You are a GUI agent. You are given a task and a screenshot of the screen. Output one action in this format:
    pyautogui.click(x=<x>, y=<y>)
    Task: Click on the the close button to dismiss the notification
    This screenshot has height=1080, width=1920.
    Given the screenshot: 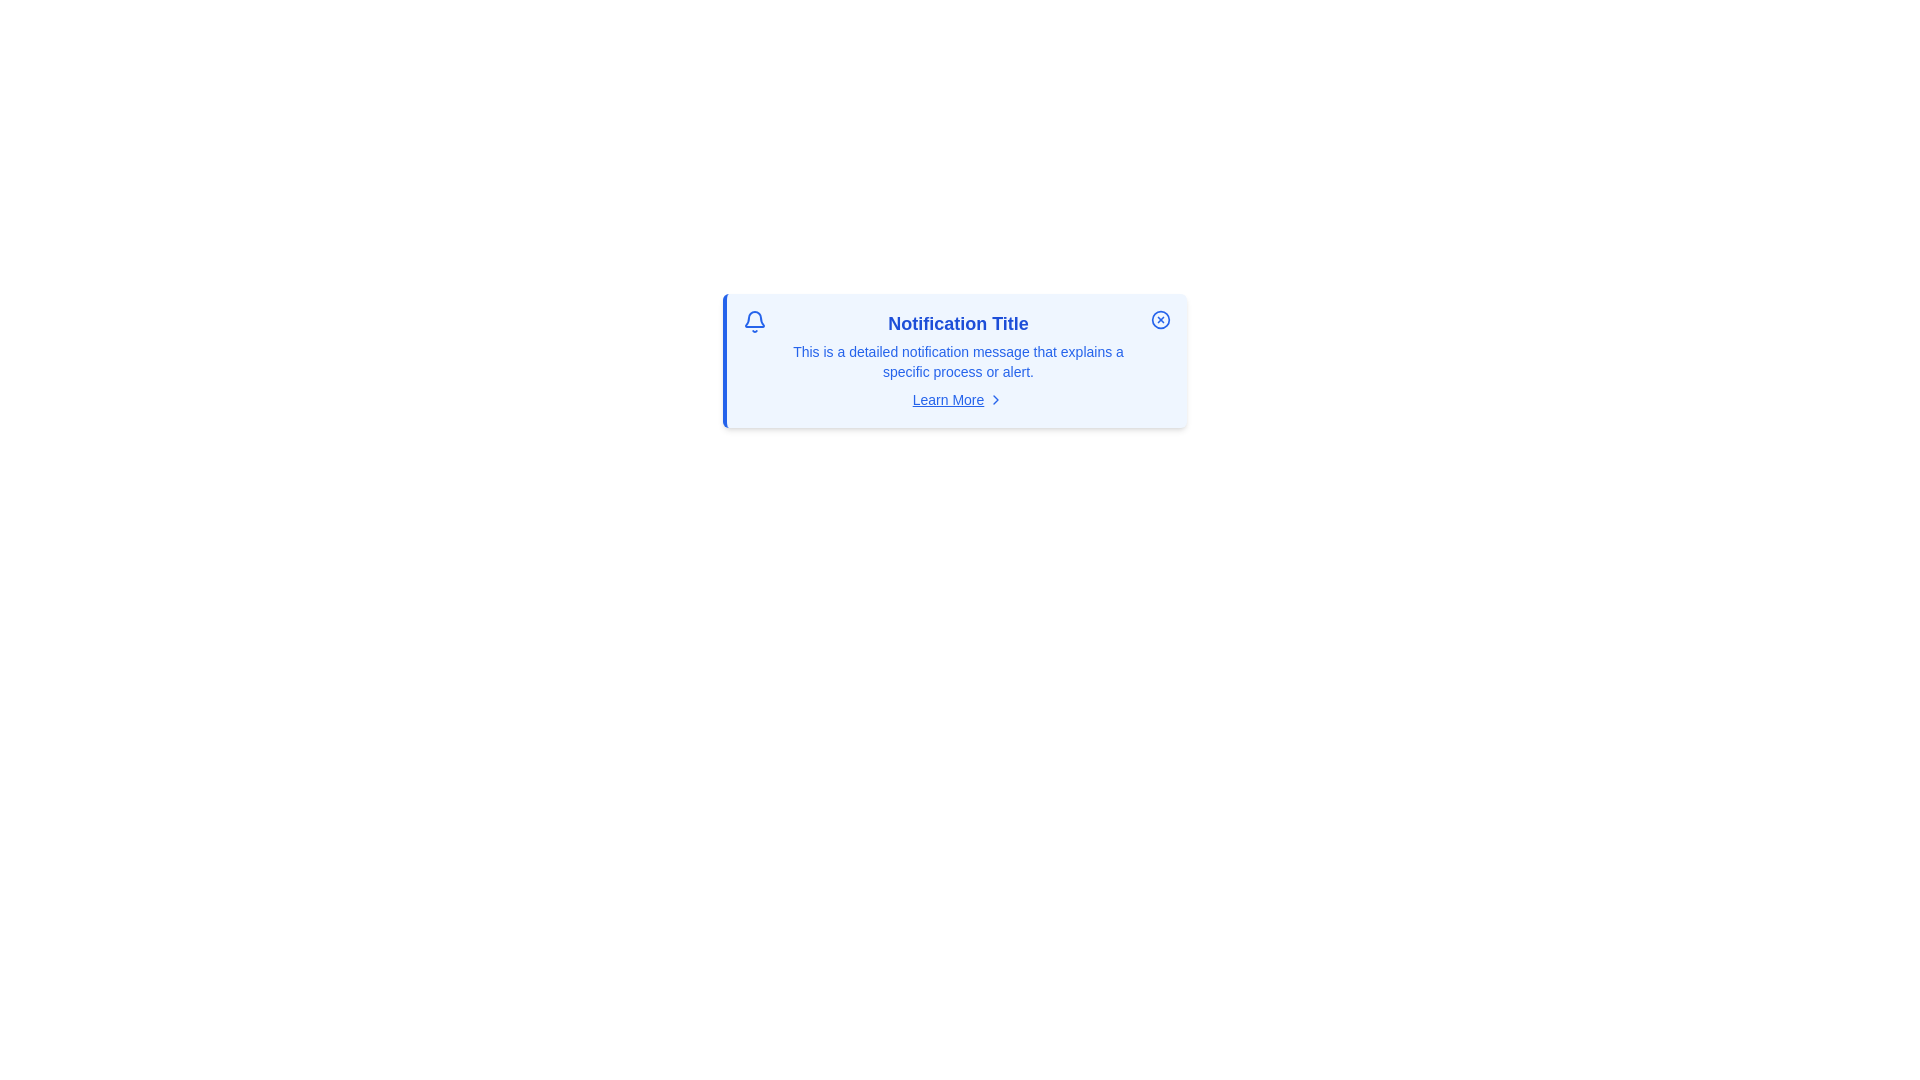 What is the action you would take?
    pyautogui.click(x=1160, y=319)
    